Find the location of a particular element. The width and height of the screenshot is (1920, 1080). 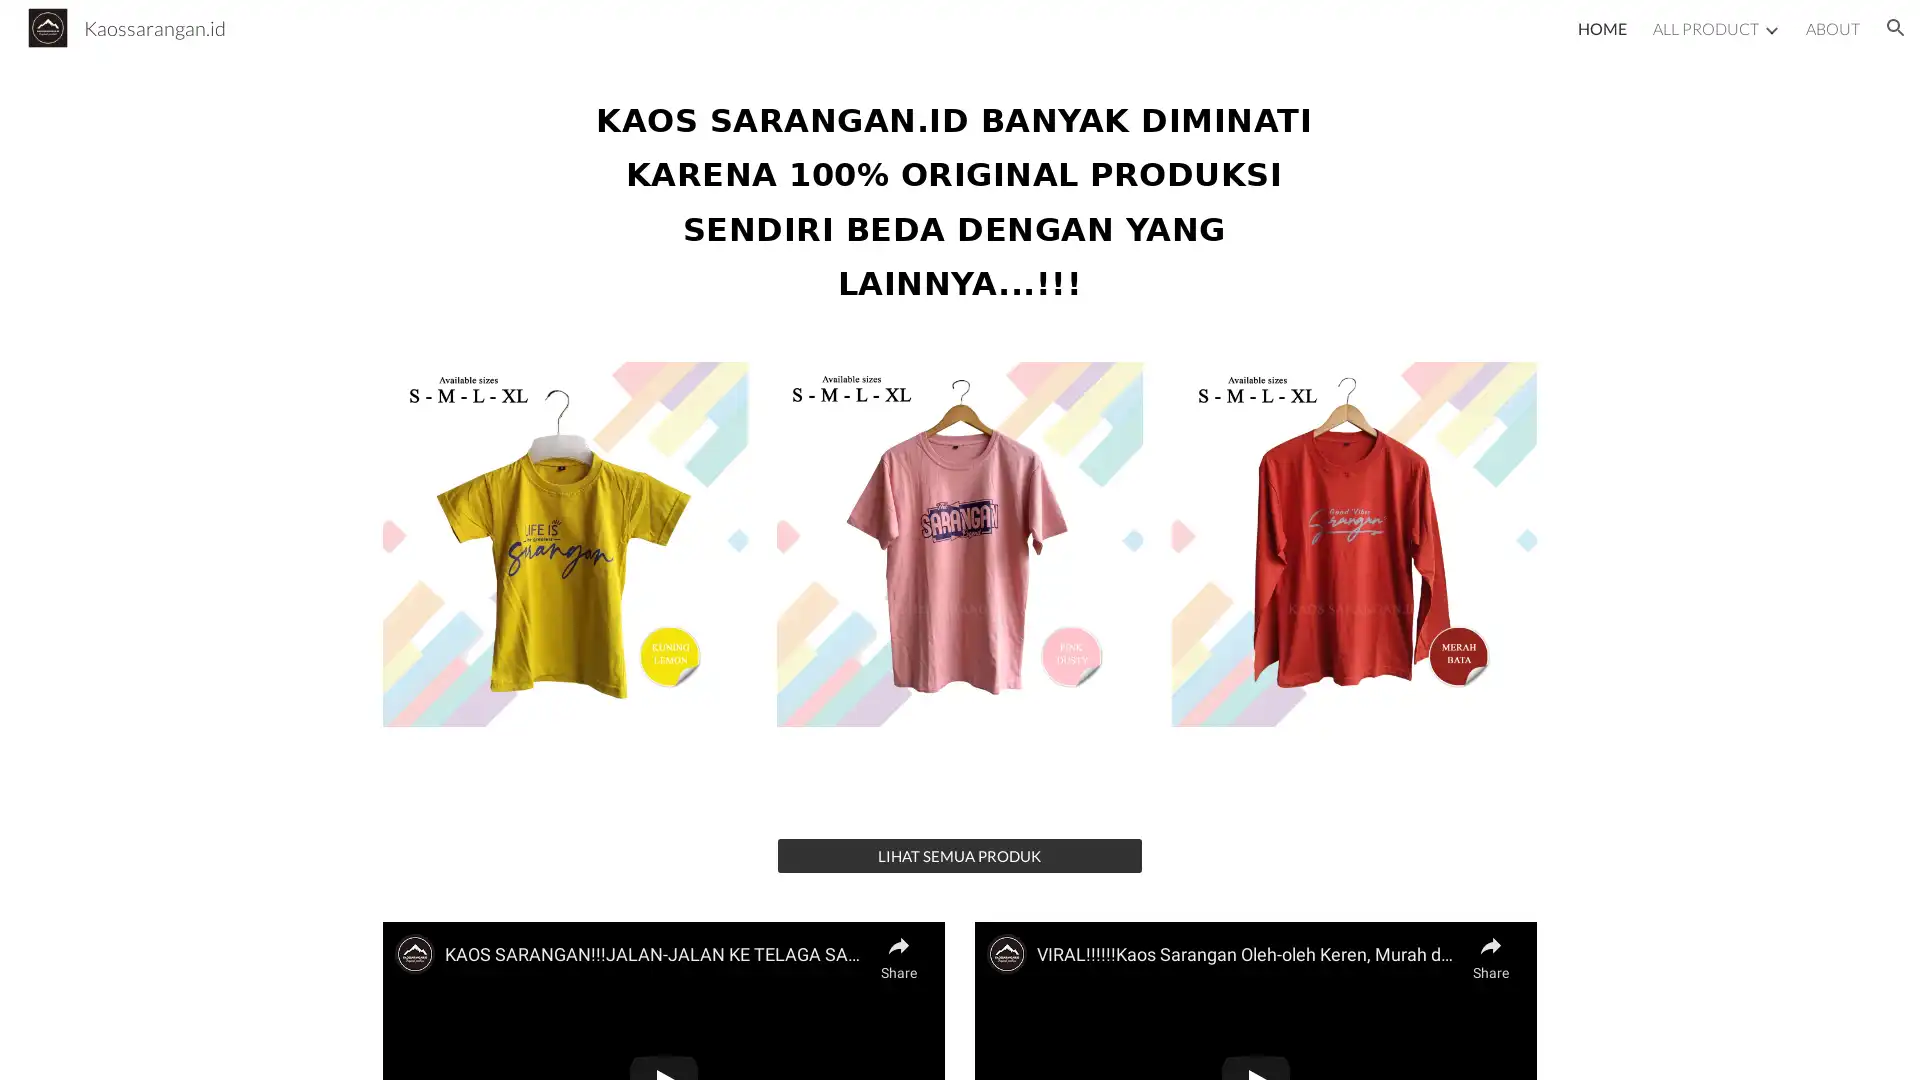

Site actions is located at coordinates (35, 1044).